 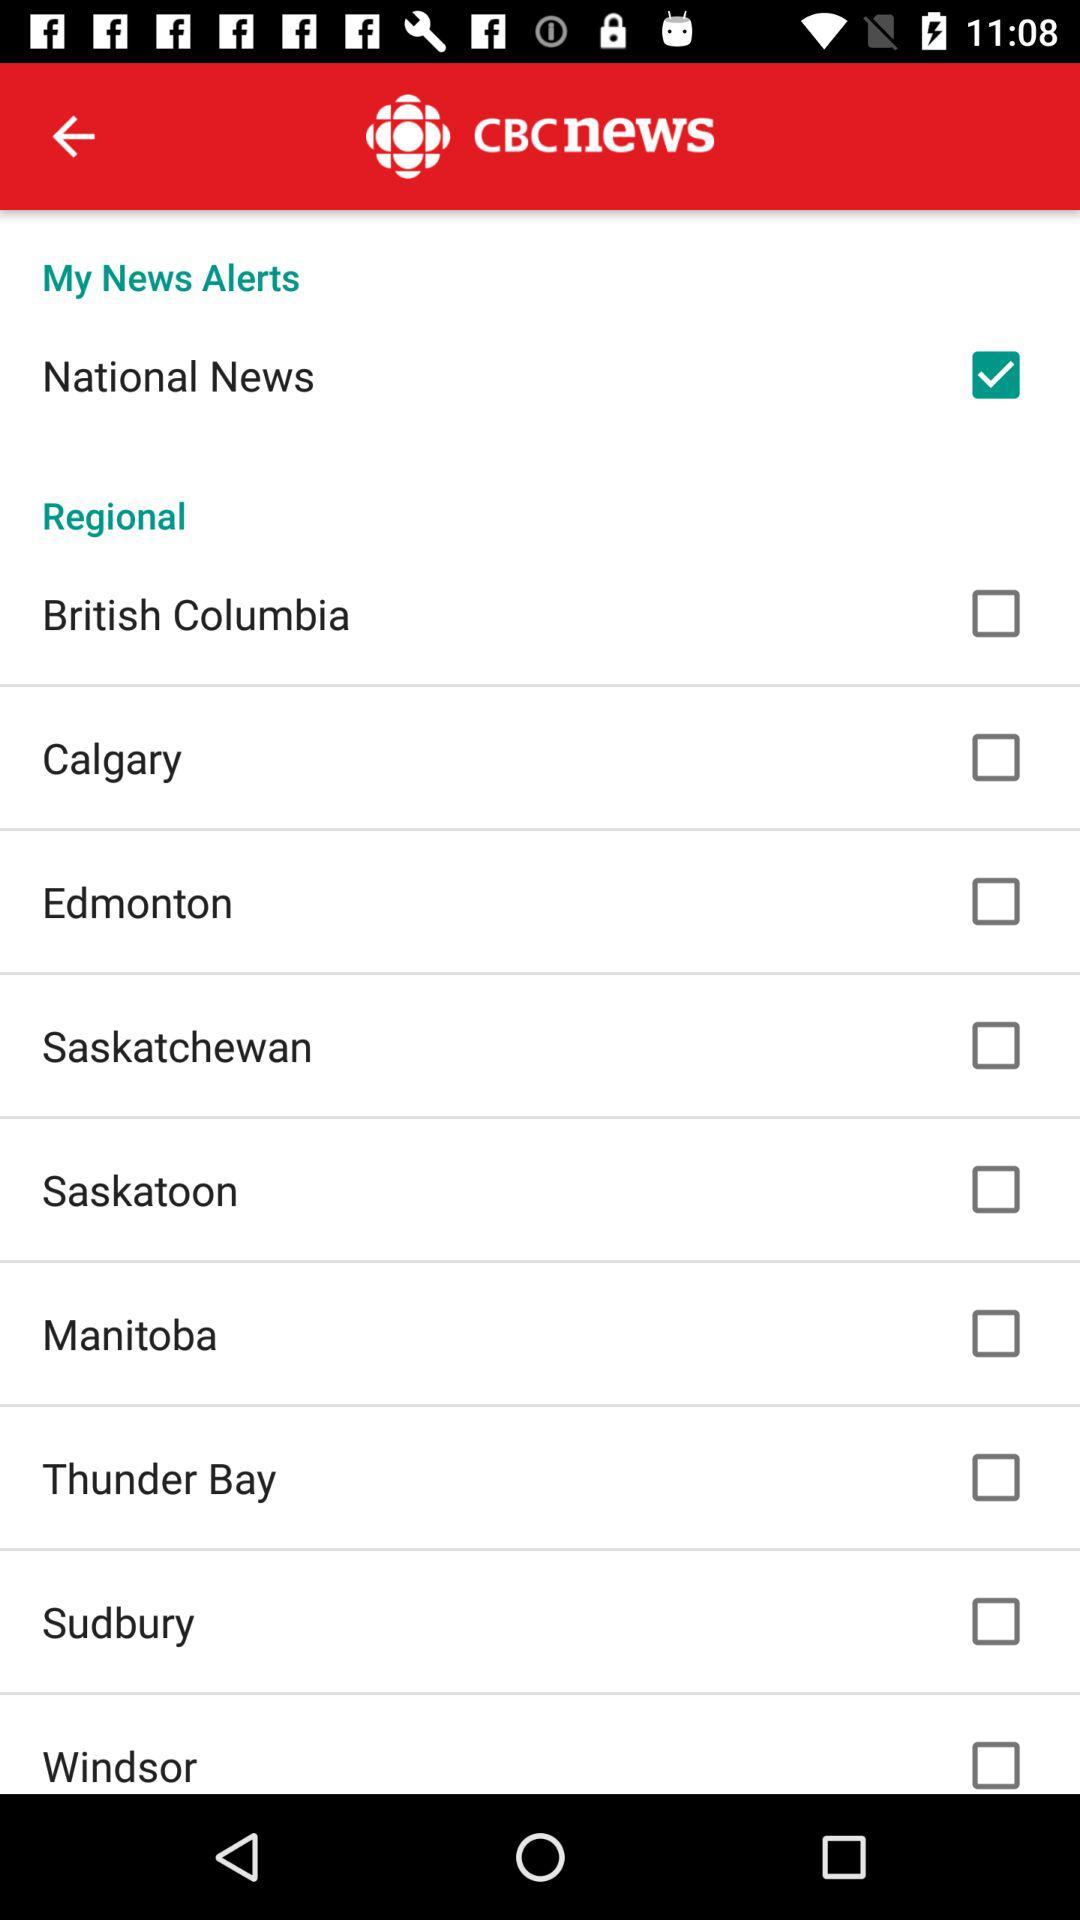 What do you see at coordinates (119, 1765) in the screenshot?
I see `the windsor icon` at bounding box center [119, 1765].